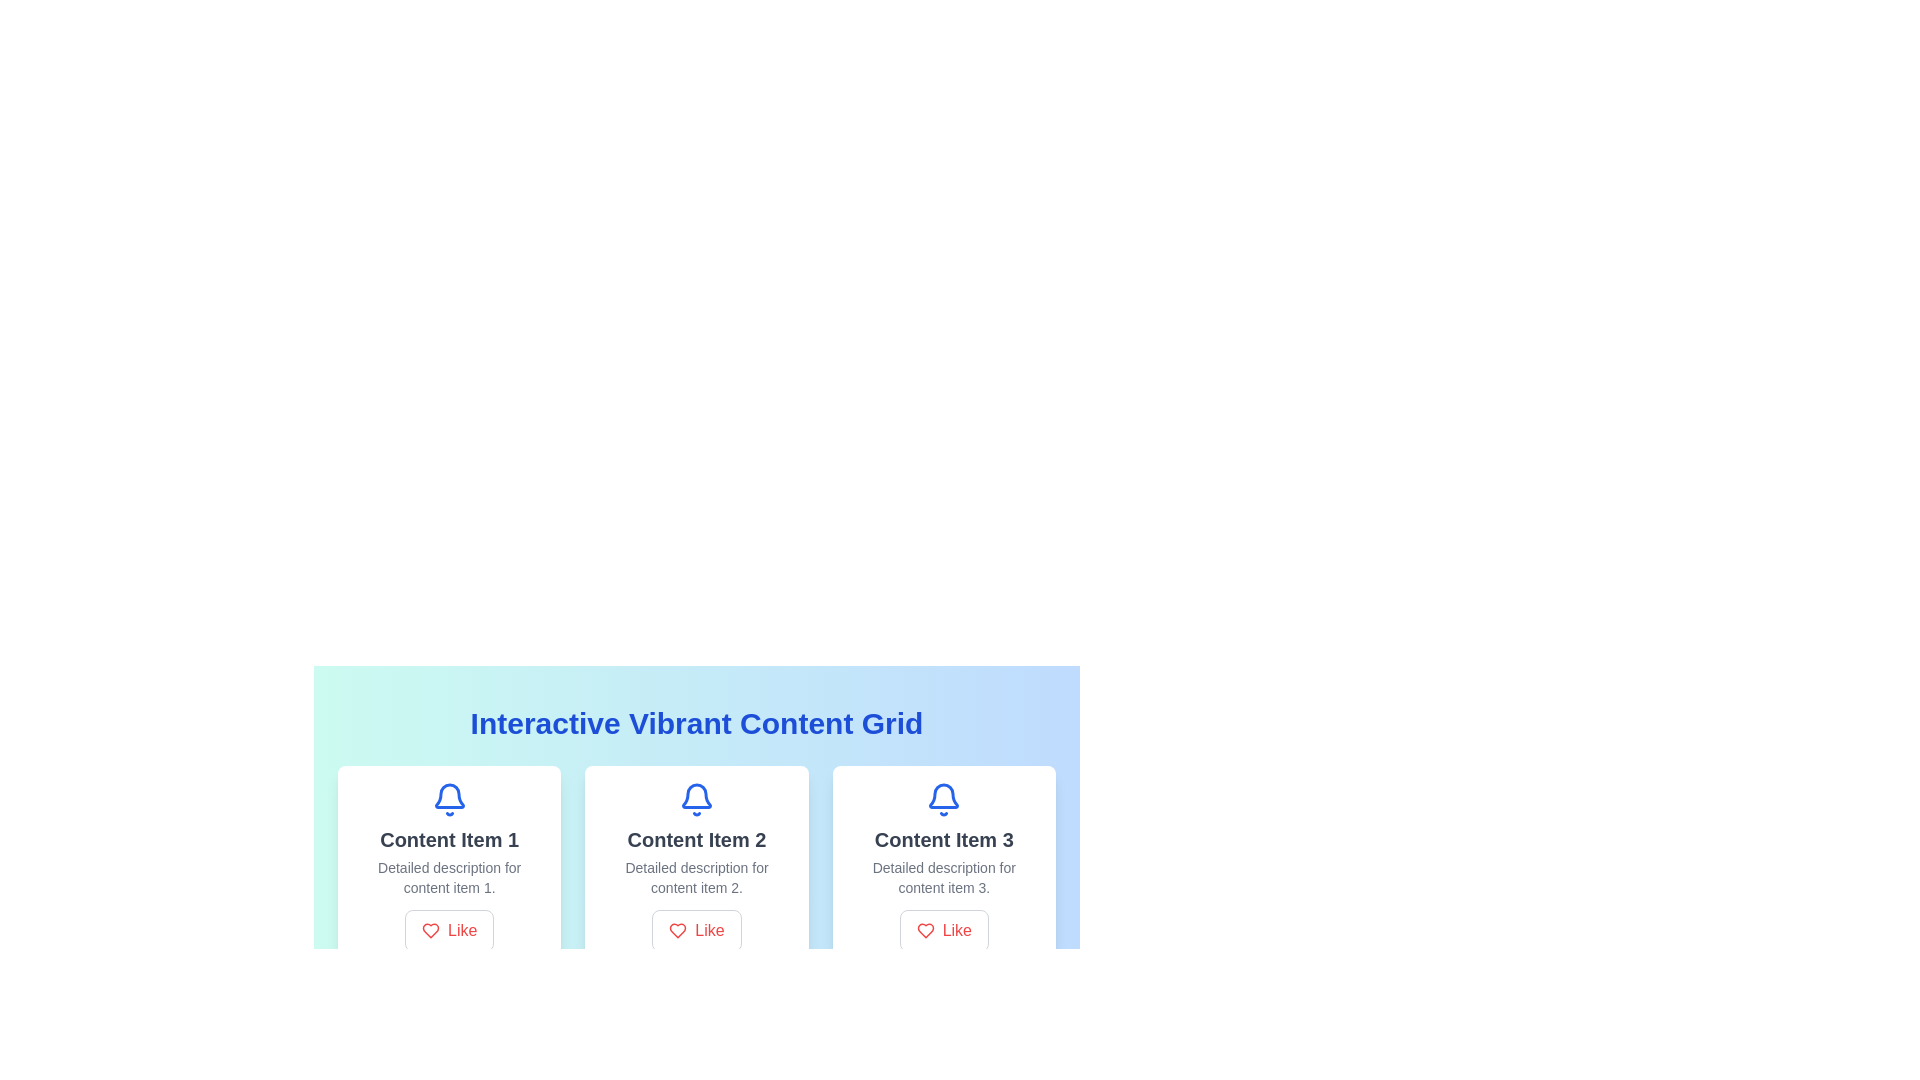  Describe the element at coordinates (924, 930) in the screenshot. I see `the 'like' icon located inside the 'Like' button of 'Content Item 3'` at that location.